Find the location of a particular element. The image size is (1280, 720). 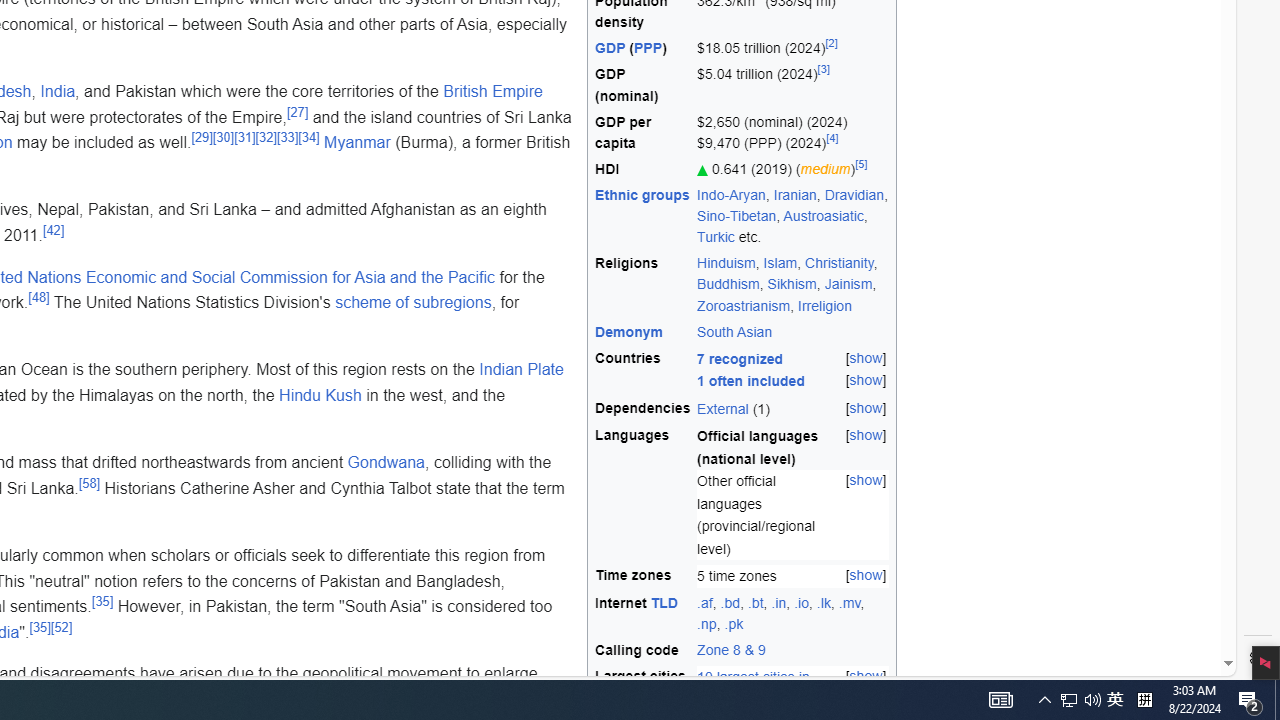

'Religions' is located at coordinates (643, 285).